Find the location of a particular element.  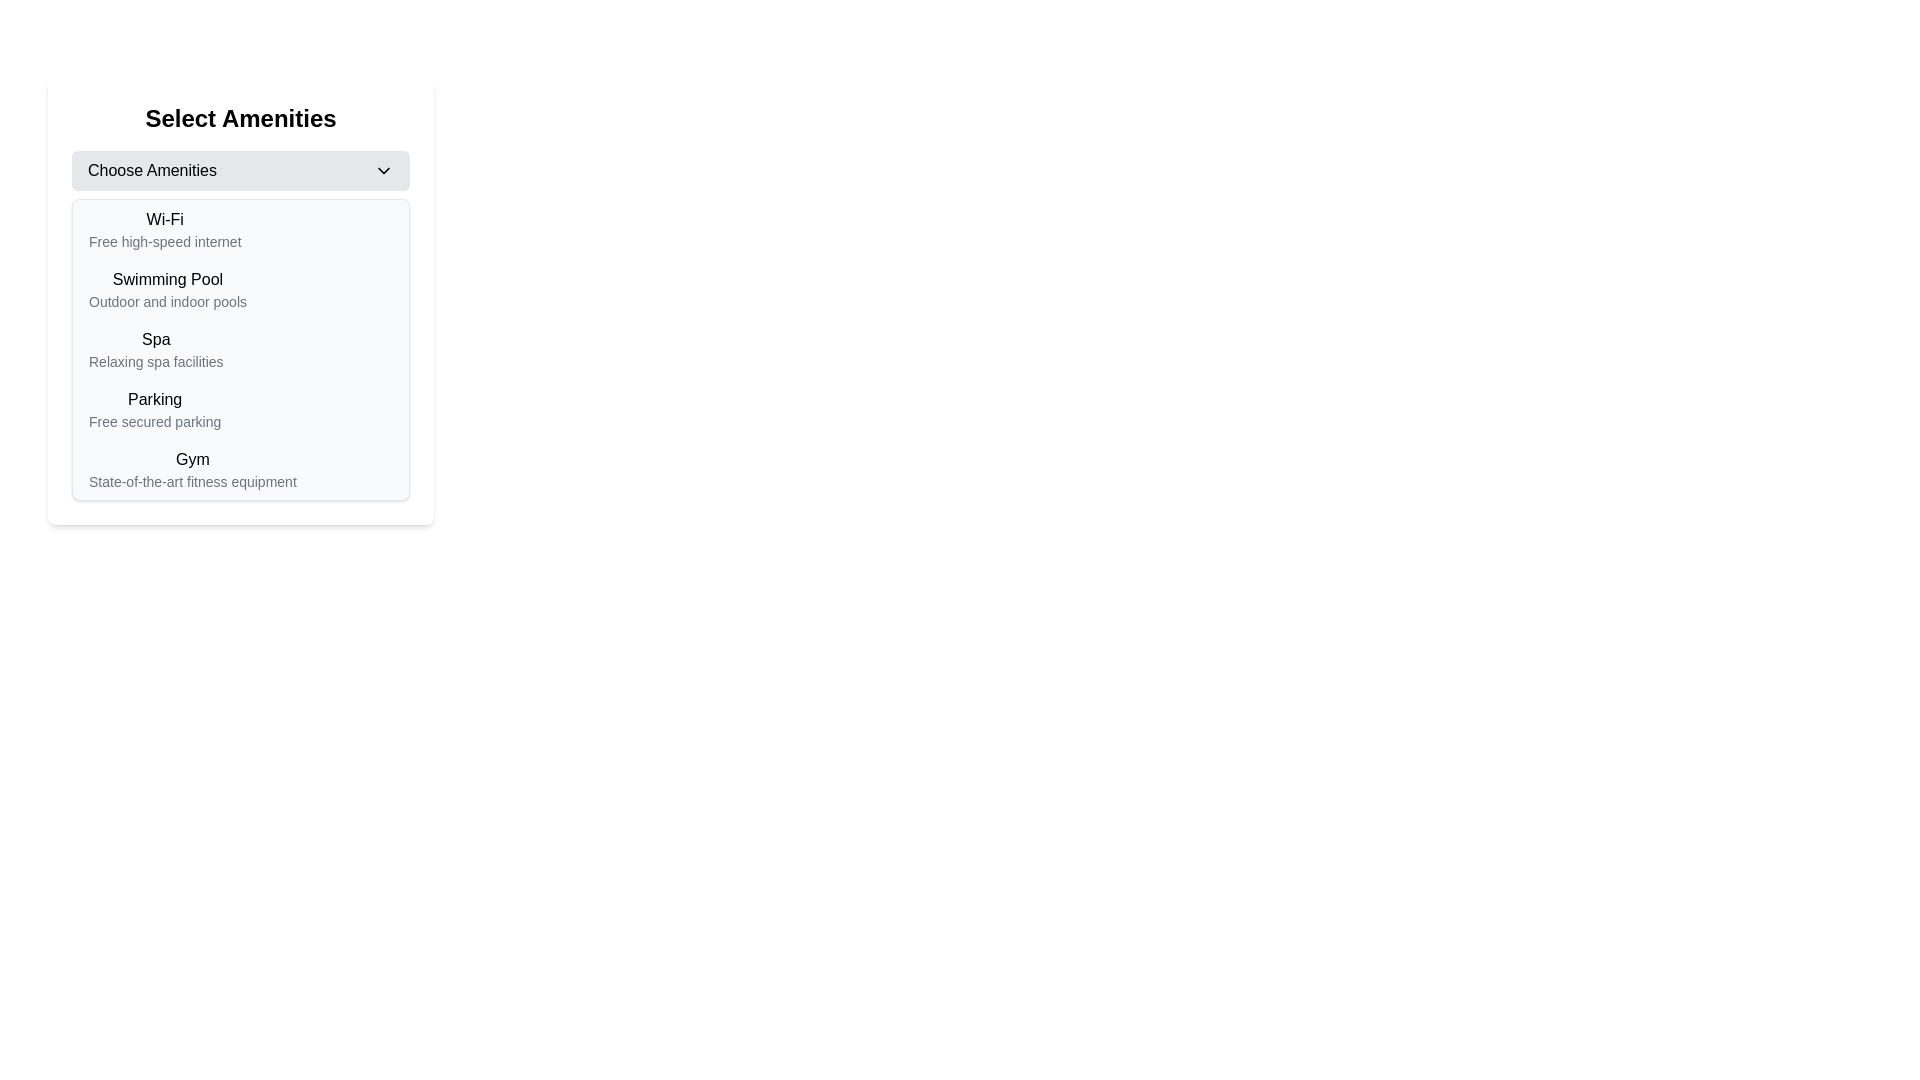

the fourth item in the amenities list, which indicates 'Free secured parking' is located at coordinates (240, 408).